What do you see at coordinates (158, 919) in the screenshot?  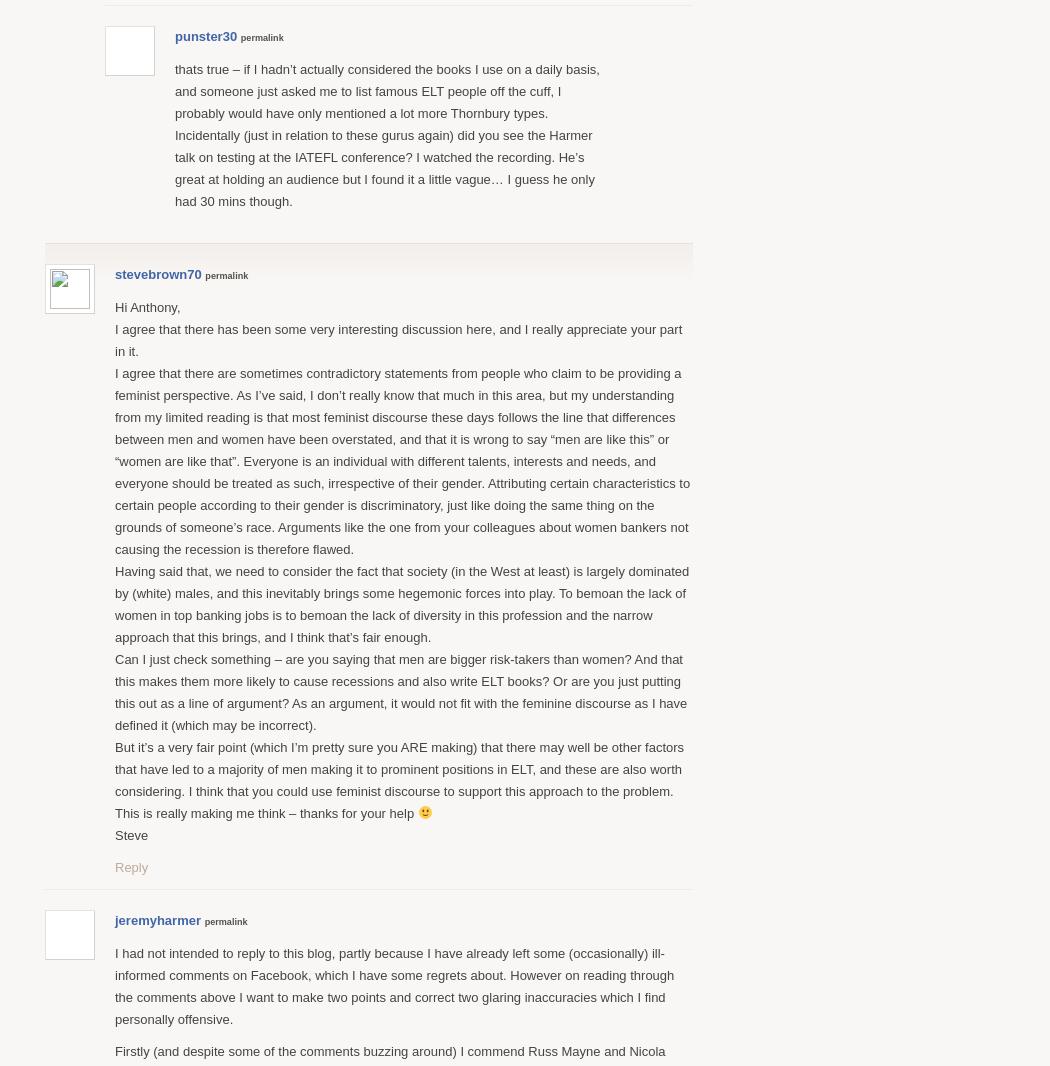 I see `'jeremyharmer'` at bounding box center [158, 919].